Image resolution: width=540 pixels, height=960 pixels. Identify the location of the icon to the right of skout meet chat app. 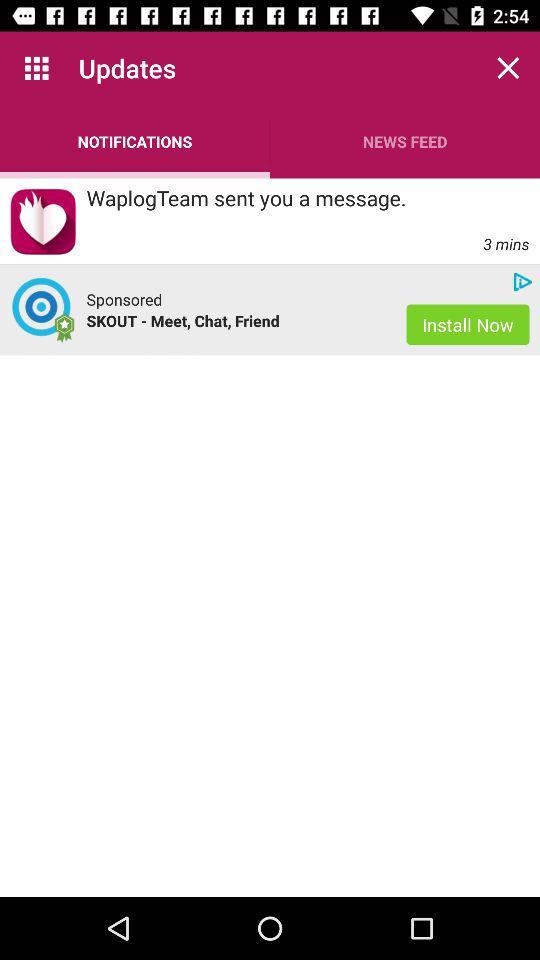
(468, 324).